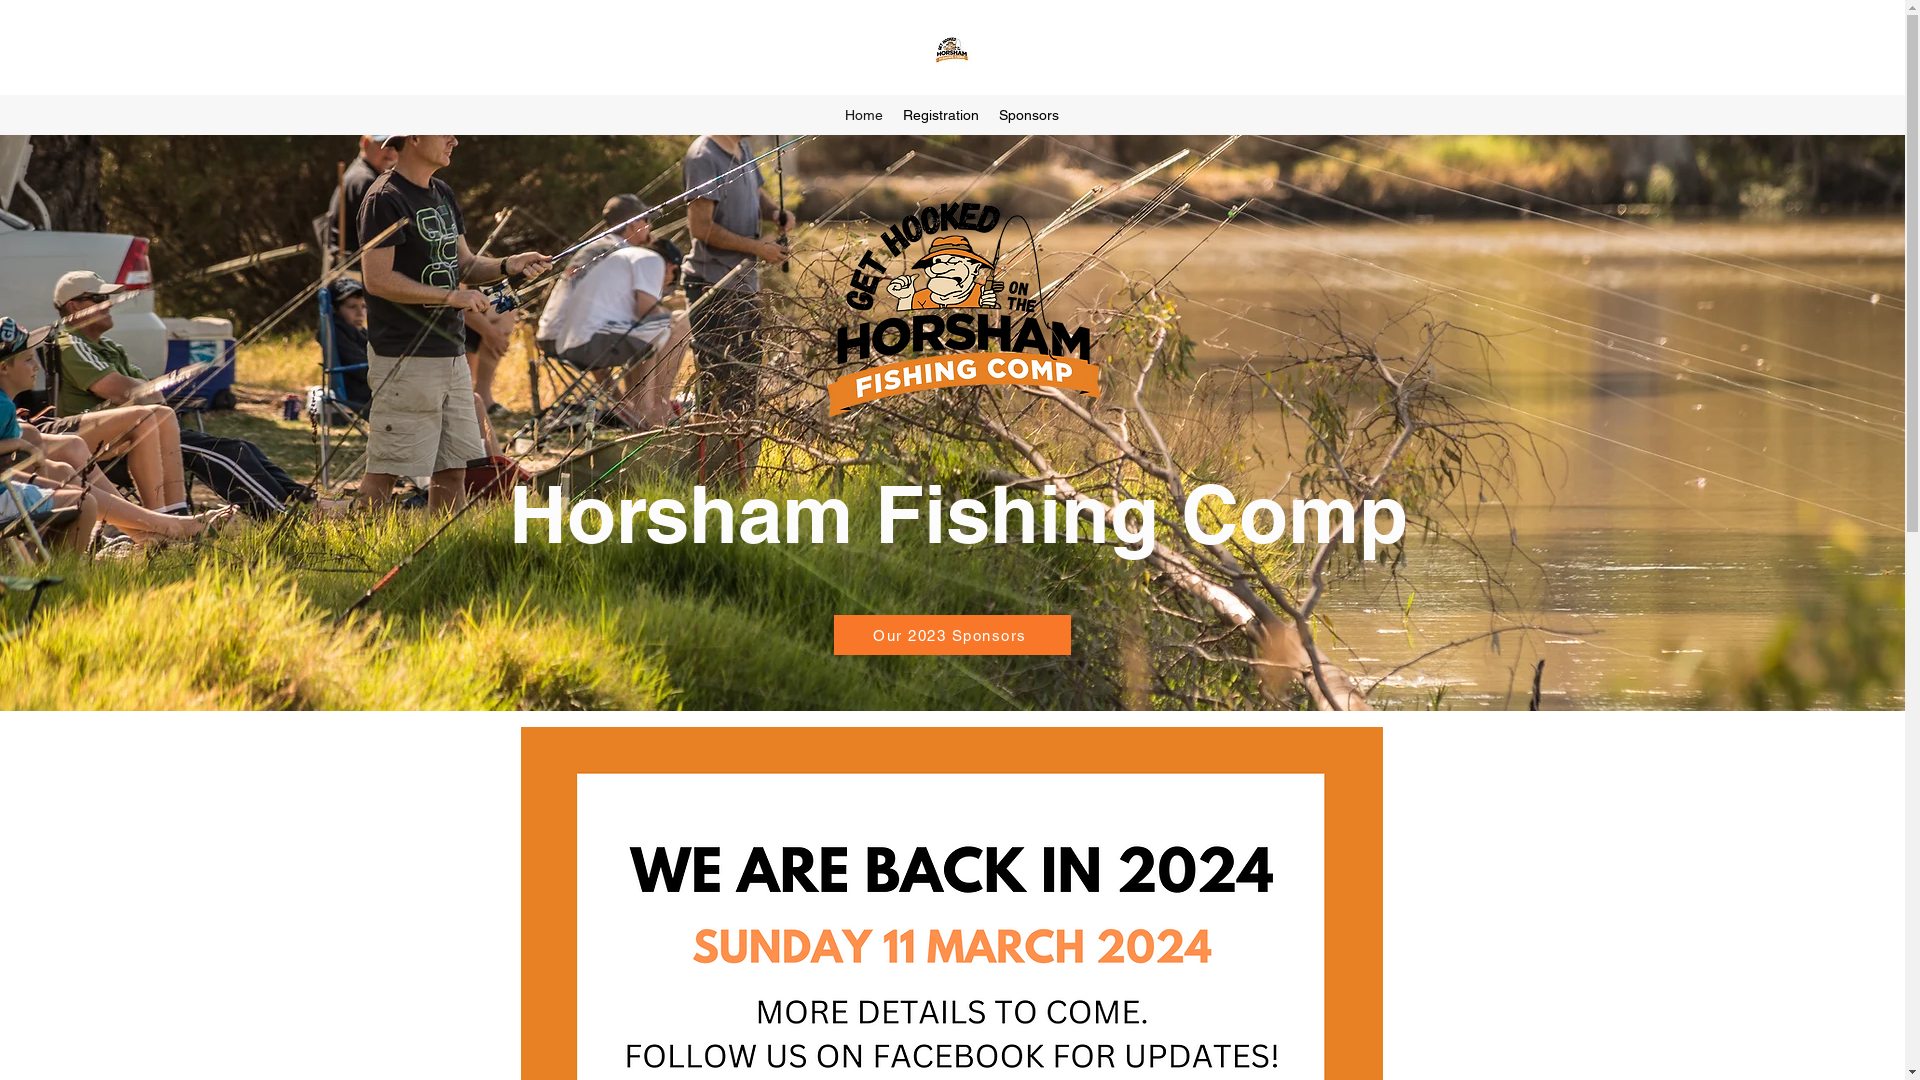 The height and width of the screenshot is (1080, 1920). Describe the element at coordinates (951, 635) in the screenshot. I see `'Our 2023 Sponsors'` at that location.